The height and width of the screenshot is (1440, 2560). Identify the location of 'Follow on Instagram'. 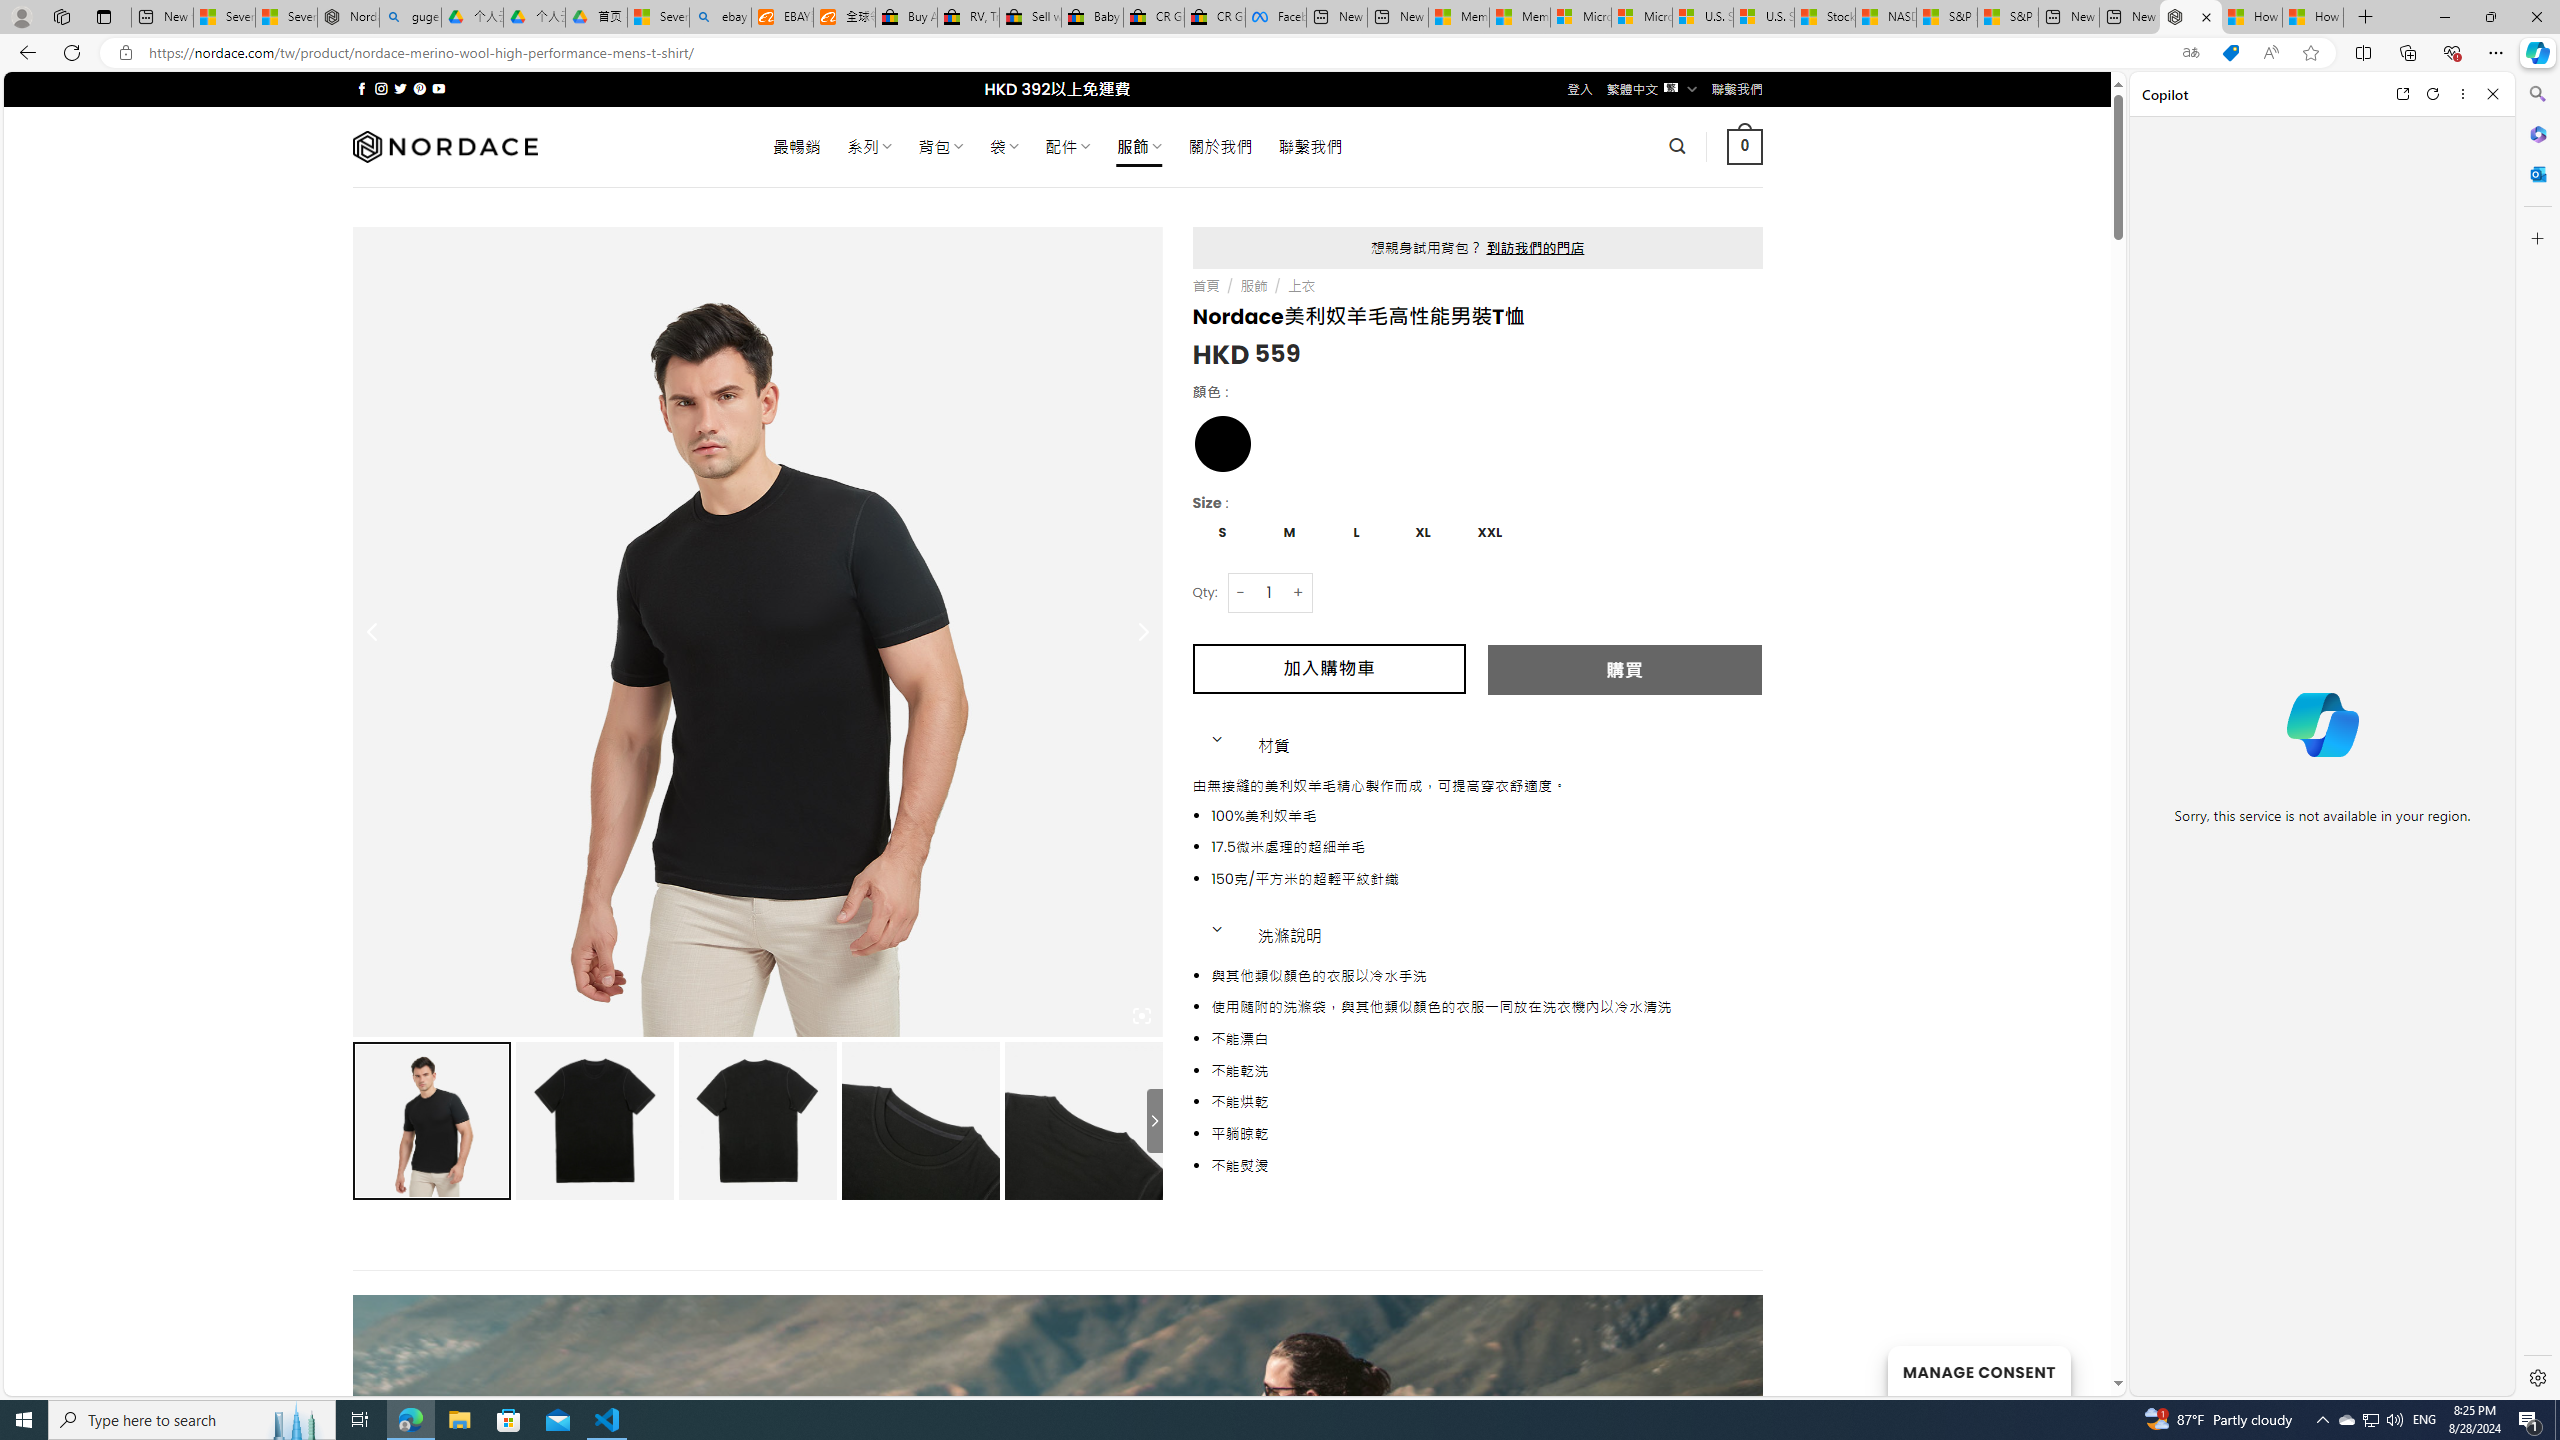
(380, 88).